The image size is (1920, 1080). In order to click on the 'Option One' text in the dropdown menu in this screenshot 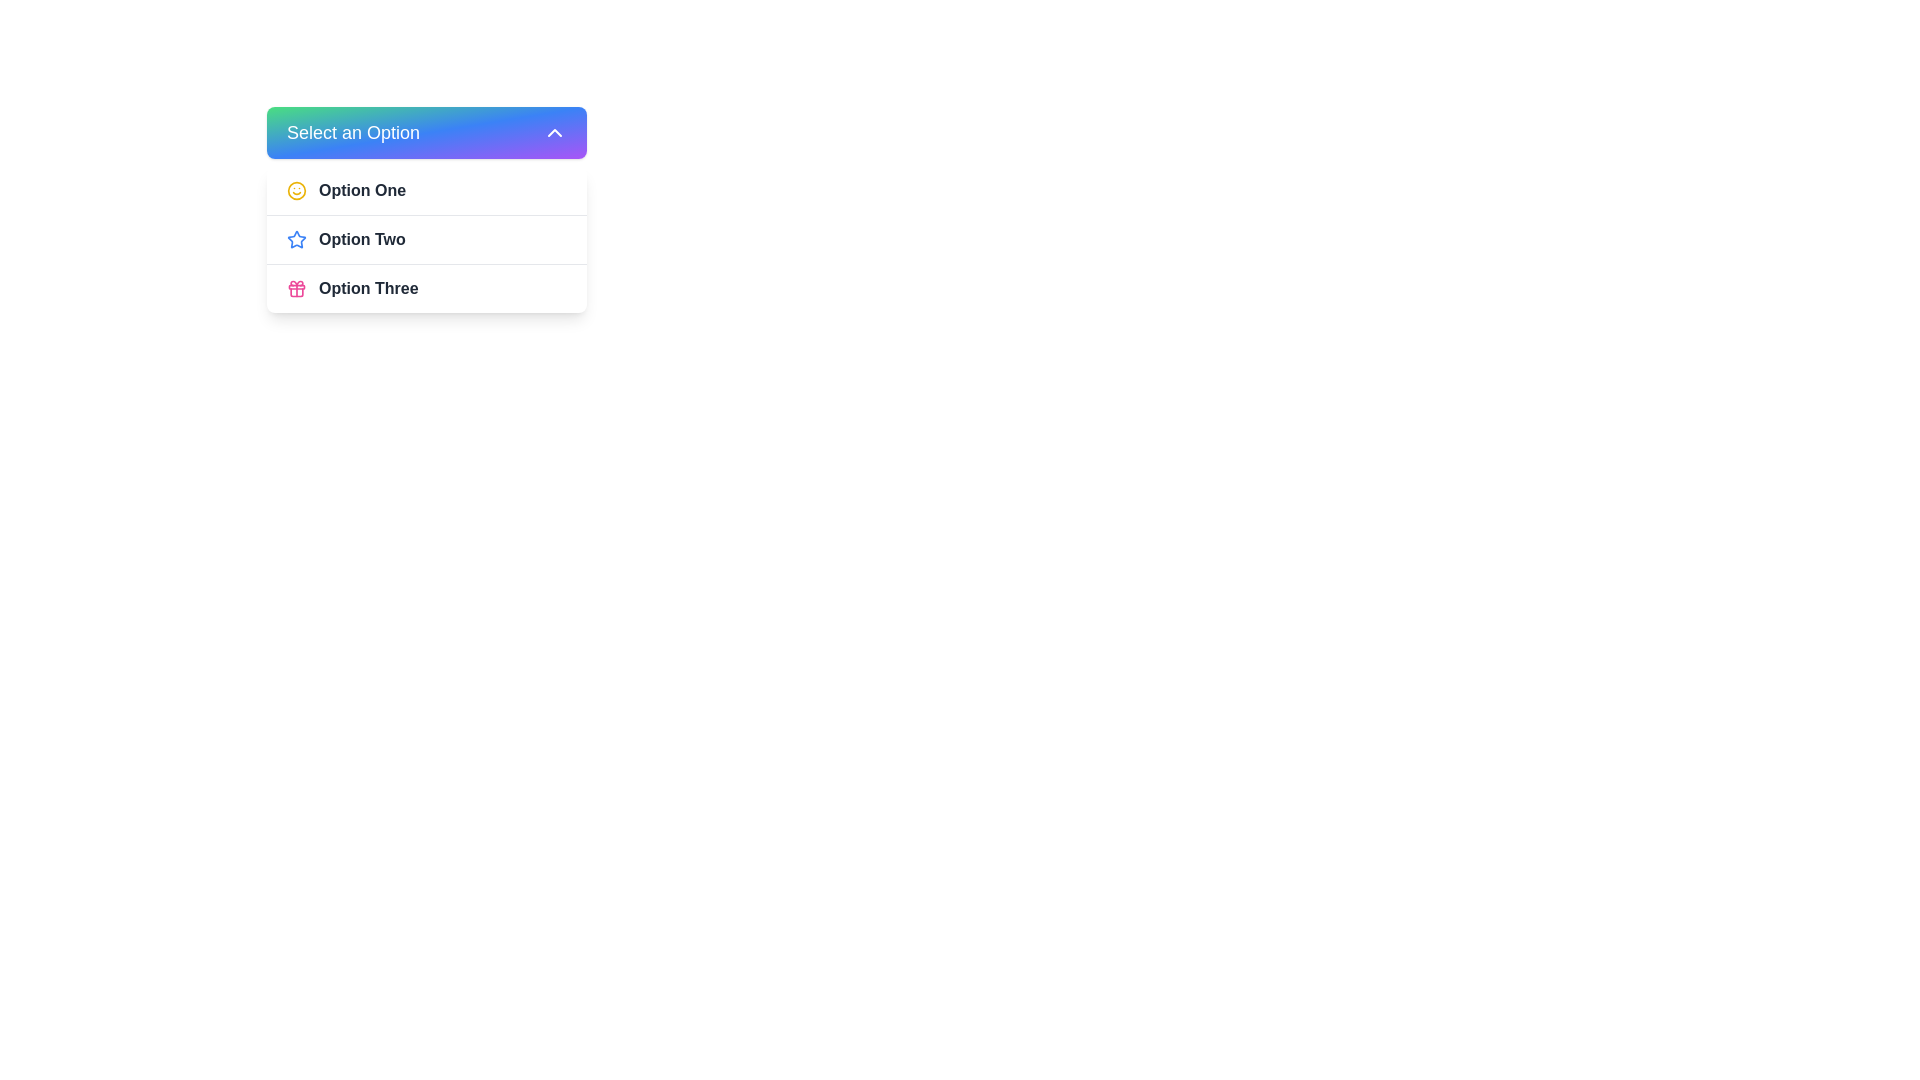, I will do `click(362, 191)`.